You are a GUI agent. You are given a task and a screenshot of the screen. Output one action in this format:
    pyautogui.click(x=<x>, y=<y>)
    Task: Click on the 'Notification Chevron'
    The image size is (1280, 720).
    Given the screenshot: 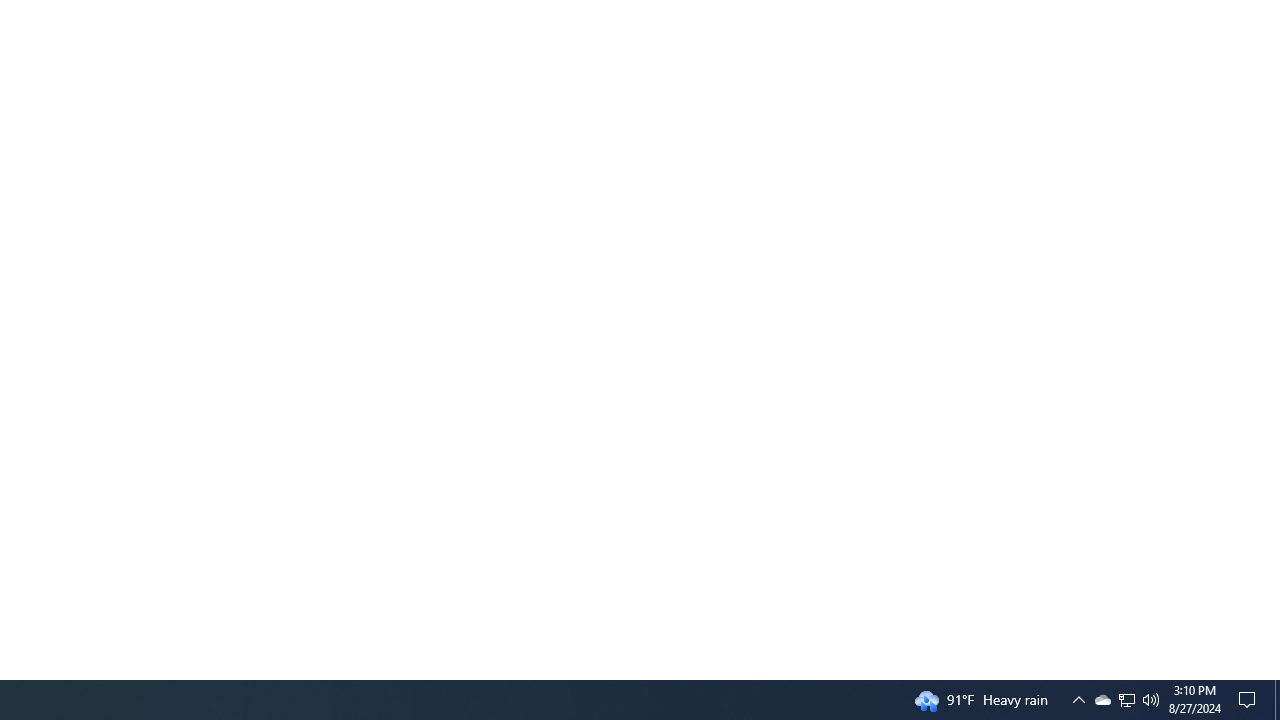 What is the action you would take?
    pyautogui.click(x=1078, y=698)
    